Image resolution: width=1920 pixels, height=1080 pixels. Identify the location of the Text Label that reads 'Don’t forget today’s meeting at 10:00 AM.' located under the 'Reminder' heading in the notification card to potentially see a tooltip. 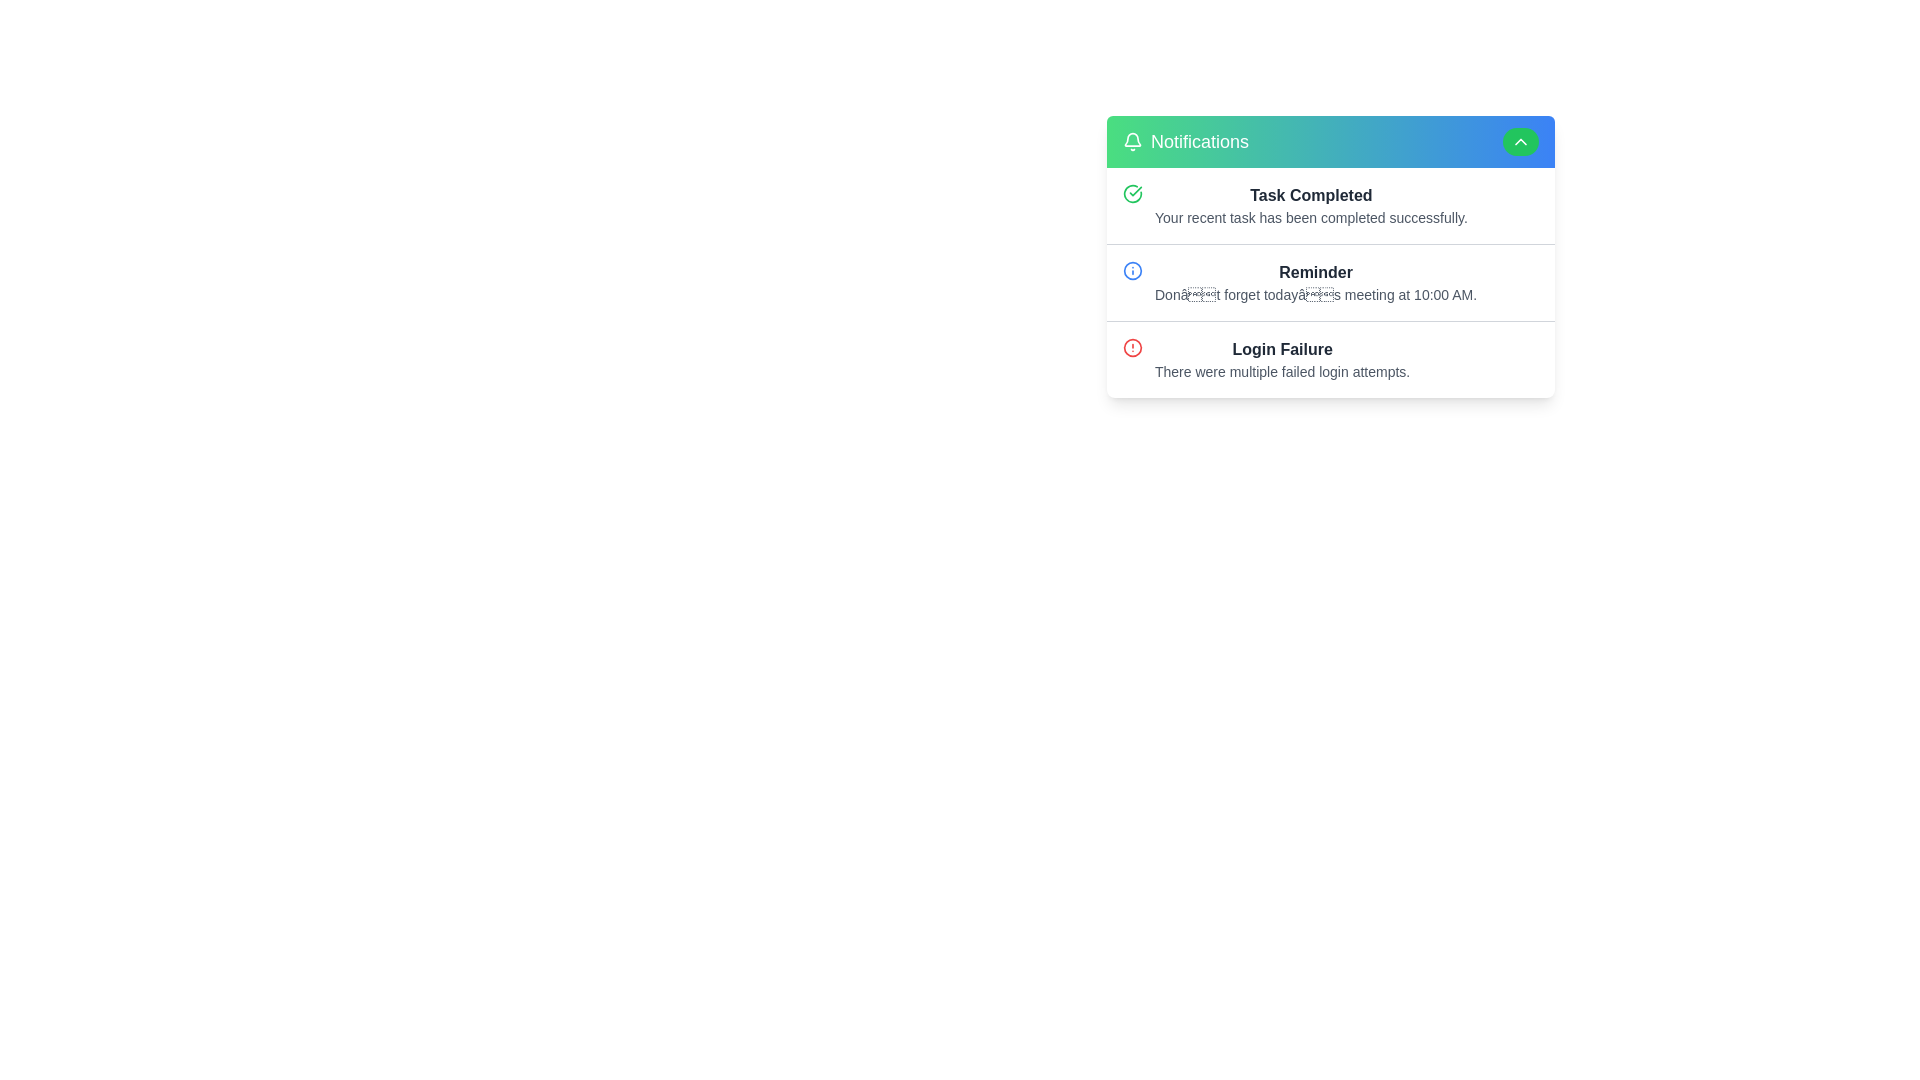
(1316, 294).